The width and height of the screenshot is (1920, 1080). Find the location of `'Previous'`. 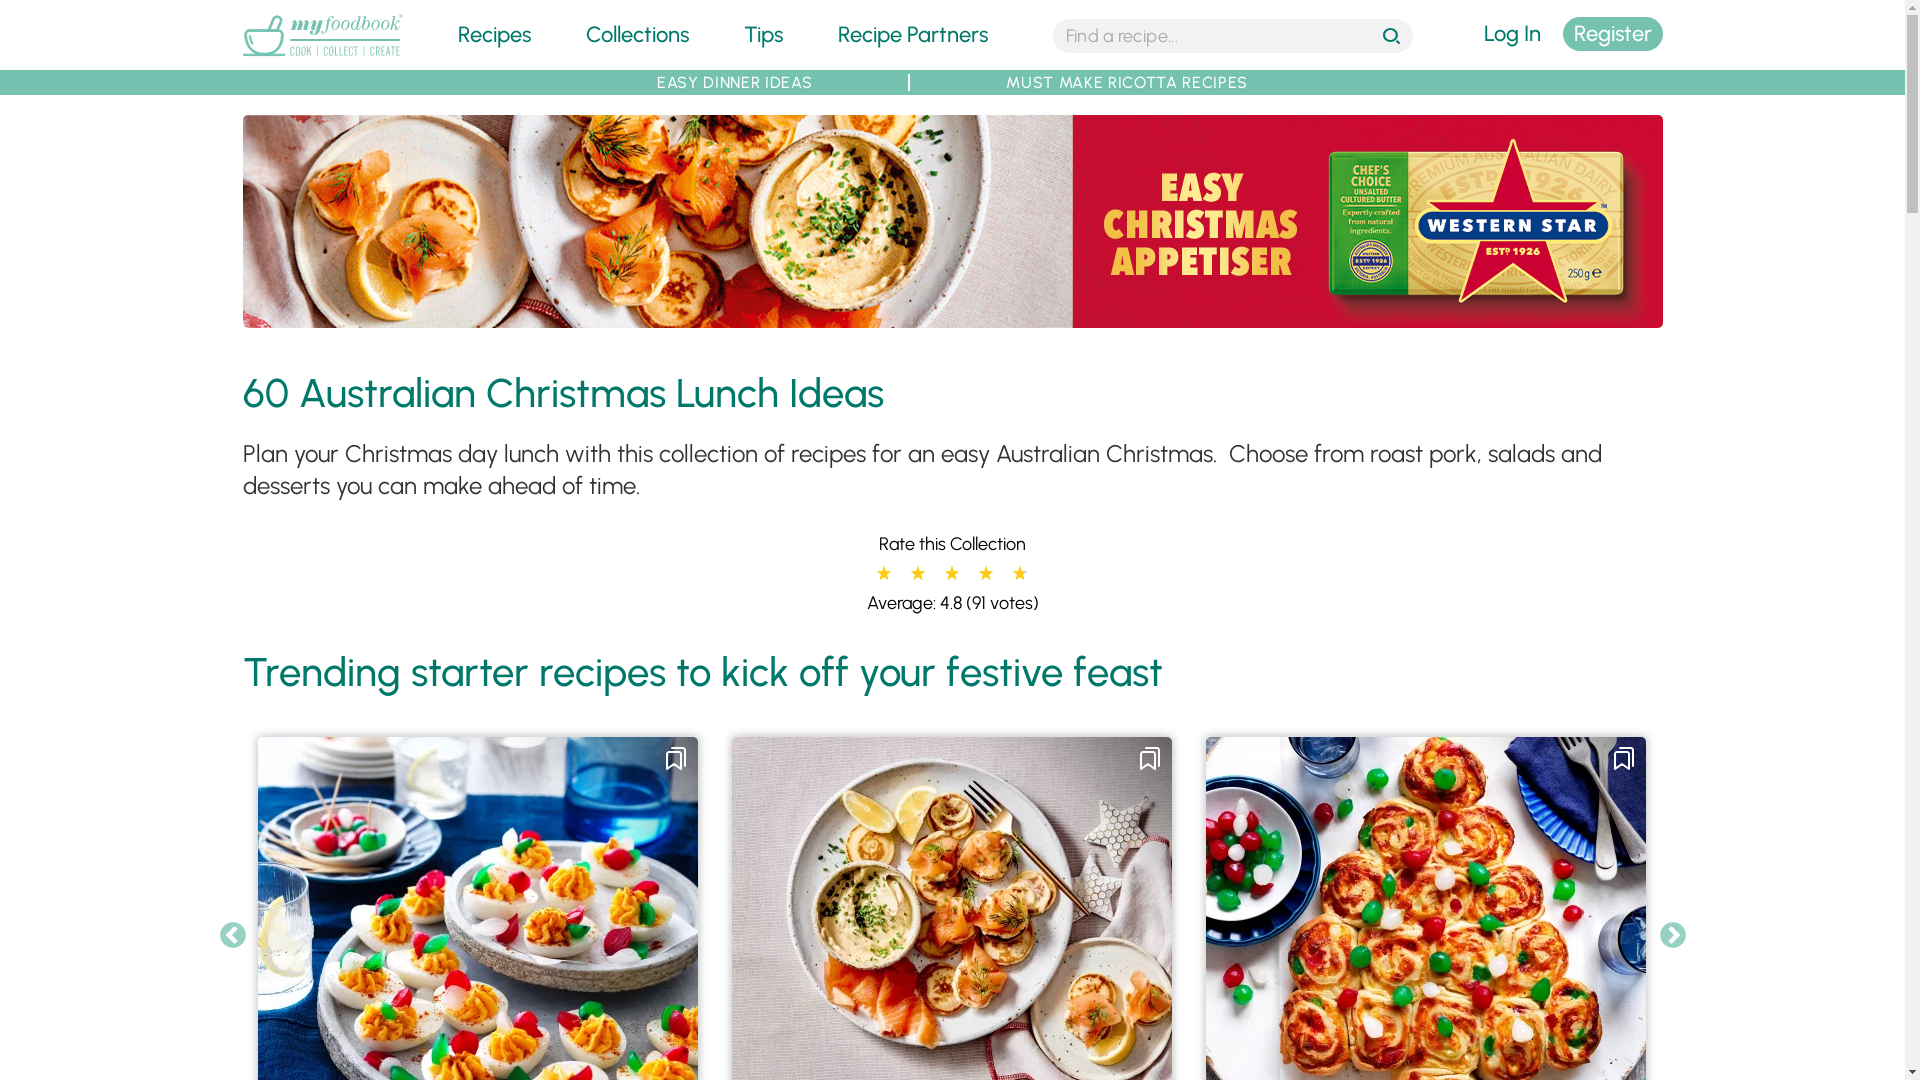

'Previous' is located at coordinates (217, 936).